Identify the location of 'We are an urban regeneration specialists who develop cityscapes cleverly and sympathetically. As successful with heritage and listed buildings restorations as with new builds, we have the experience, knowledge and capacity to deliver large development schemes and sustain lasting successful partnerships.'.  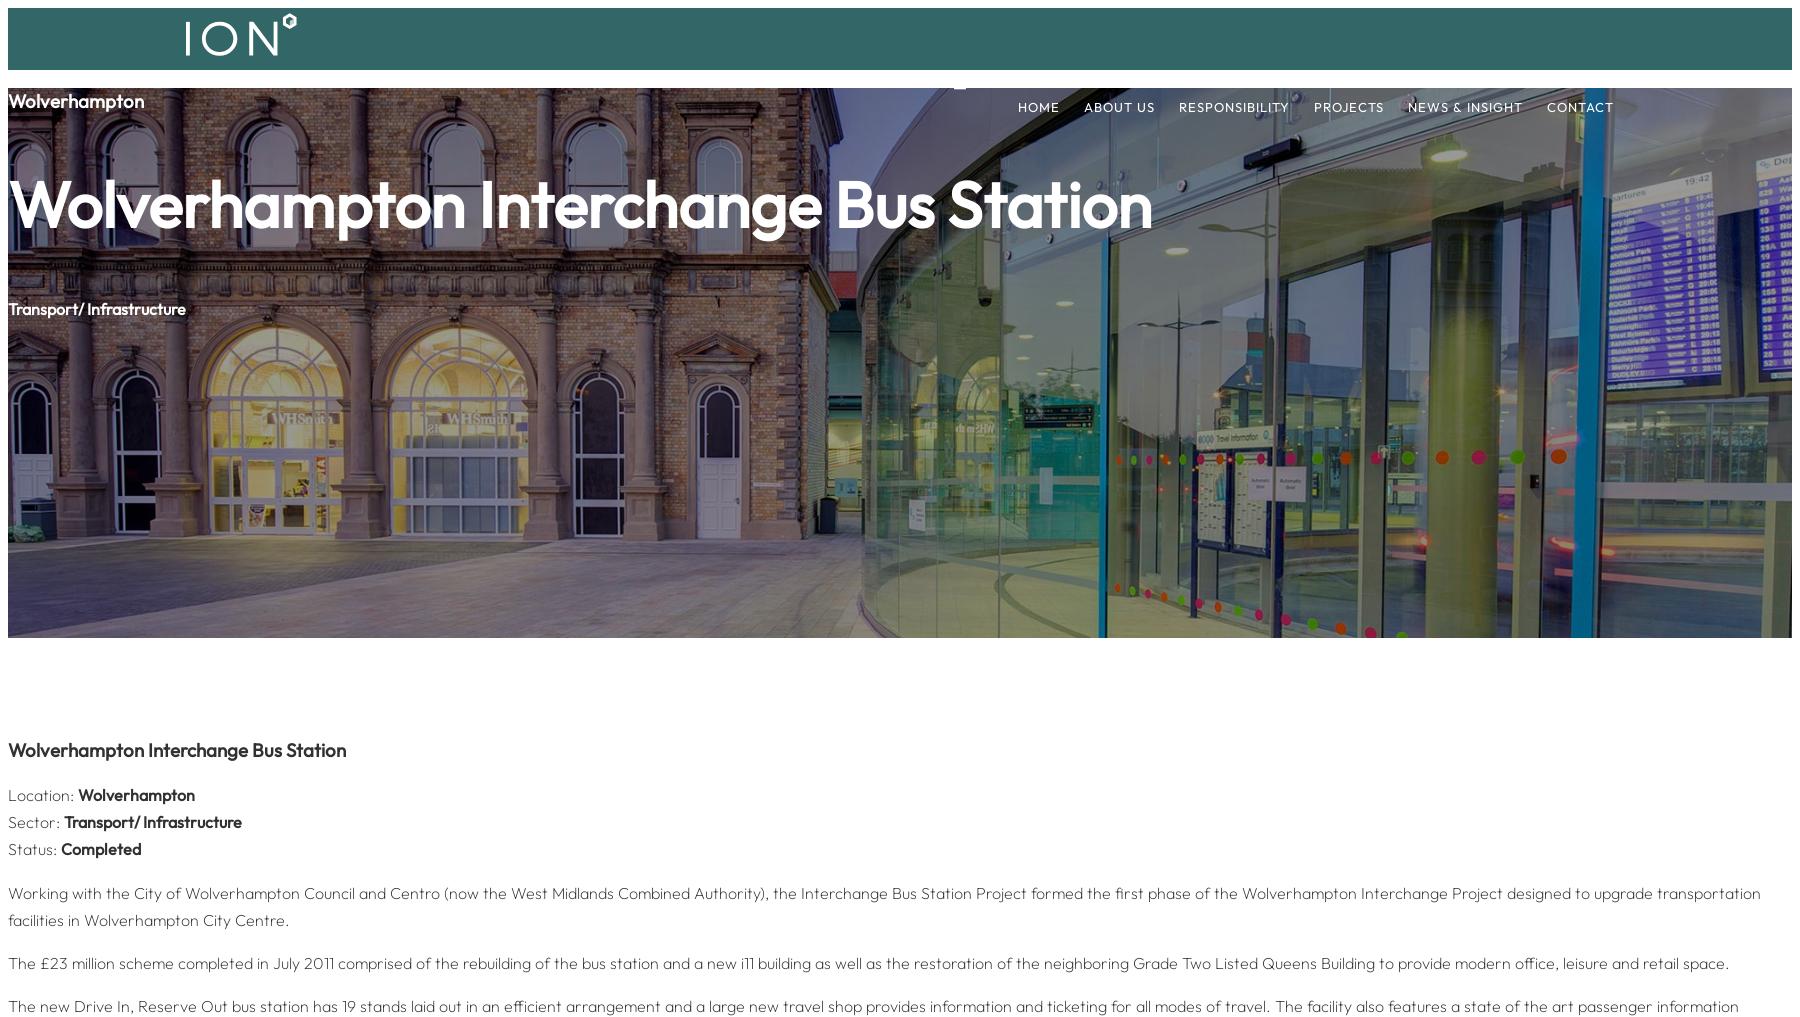
(216, 142).